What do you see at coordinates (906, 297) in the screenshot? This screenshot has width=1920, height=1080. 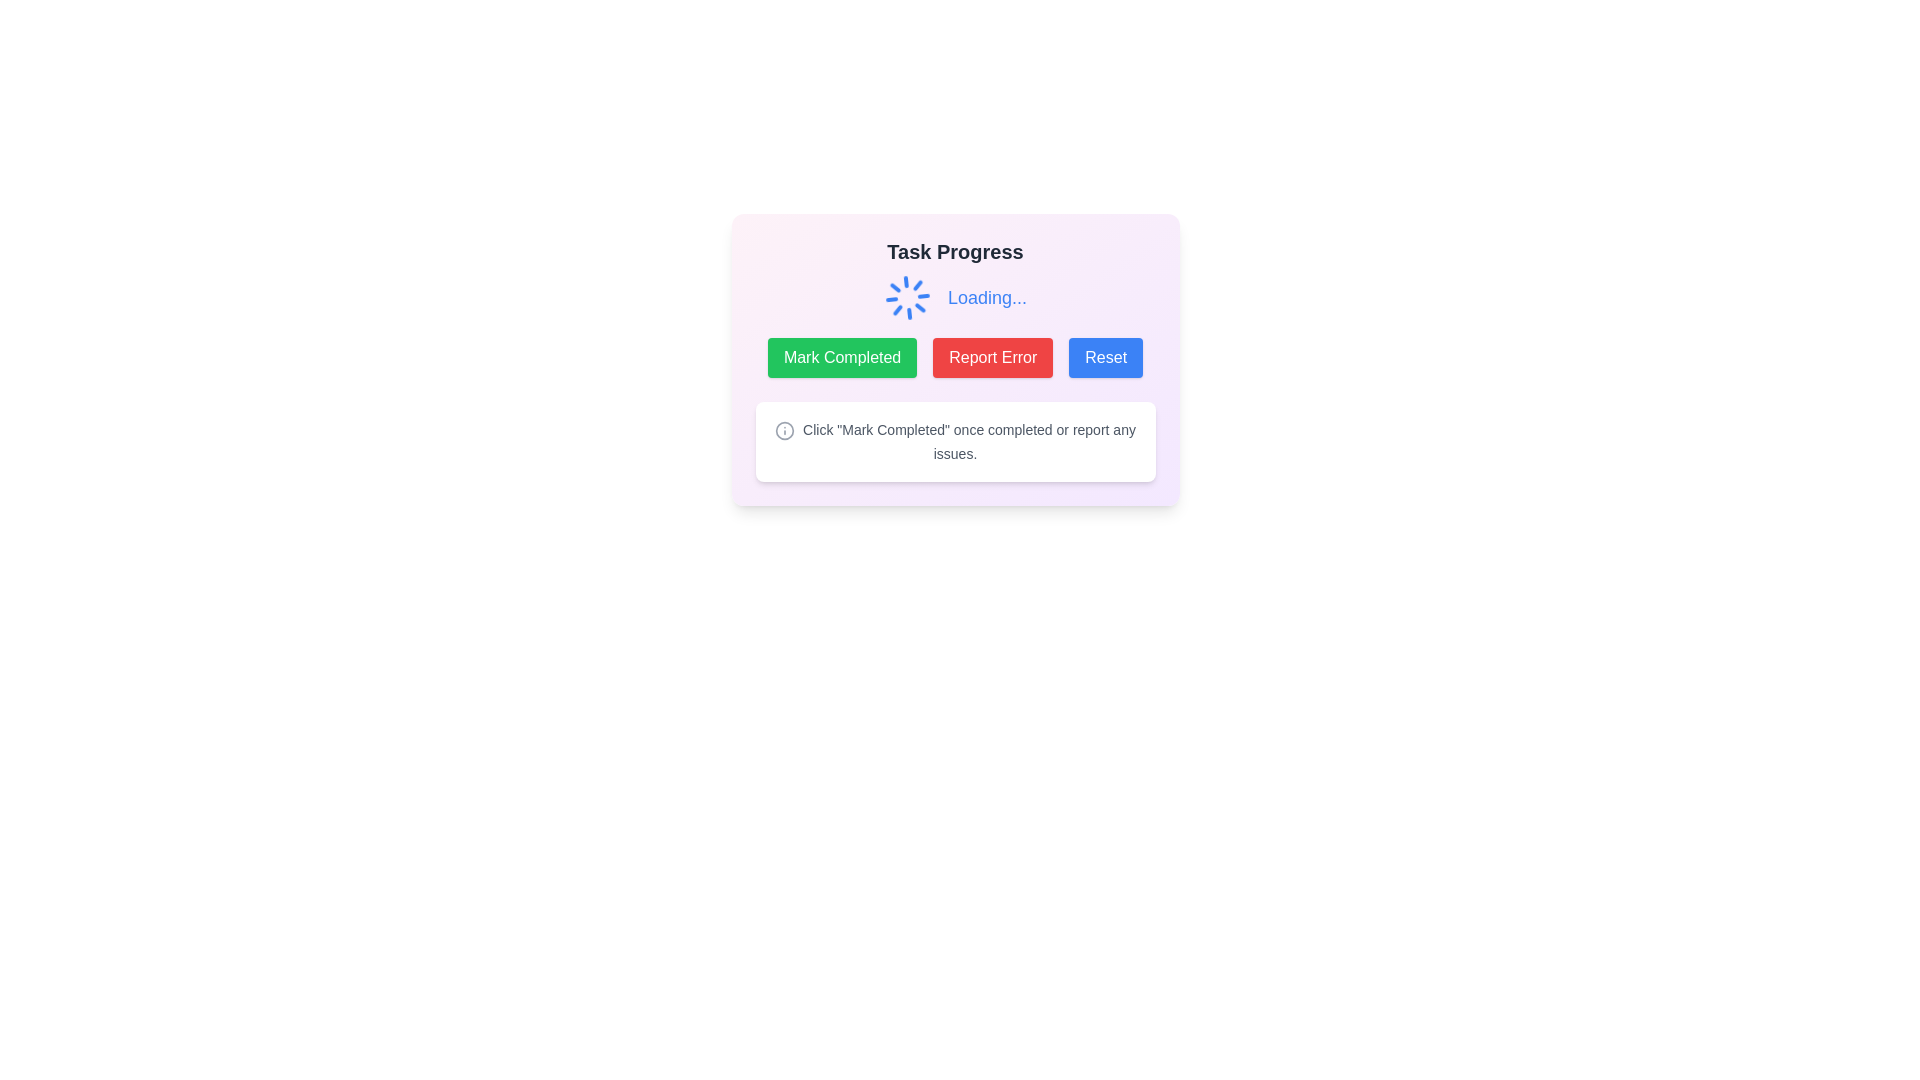 I see `the SVG spinner located to the left of the 'Loading...' text, which indicates an ongoing process within the application` at bounding box center [906, 297].